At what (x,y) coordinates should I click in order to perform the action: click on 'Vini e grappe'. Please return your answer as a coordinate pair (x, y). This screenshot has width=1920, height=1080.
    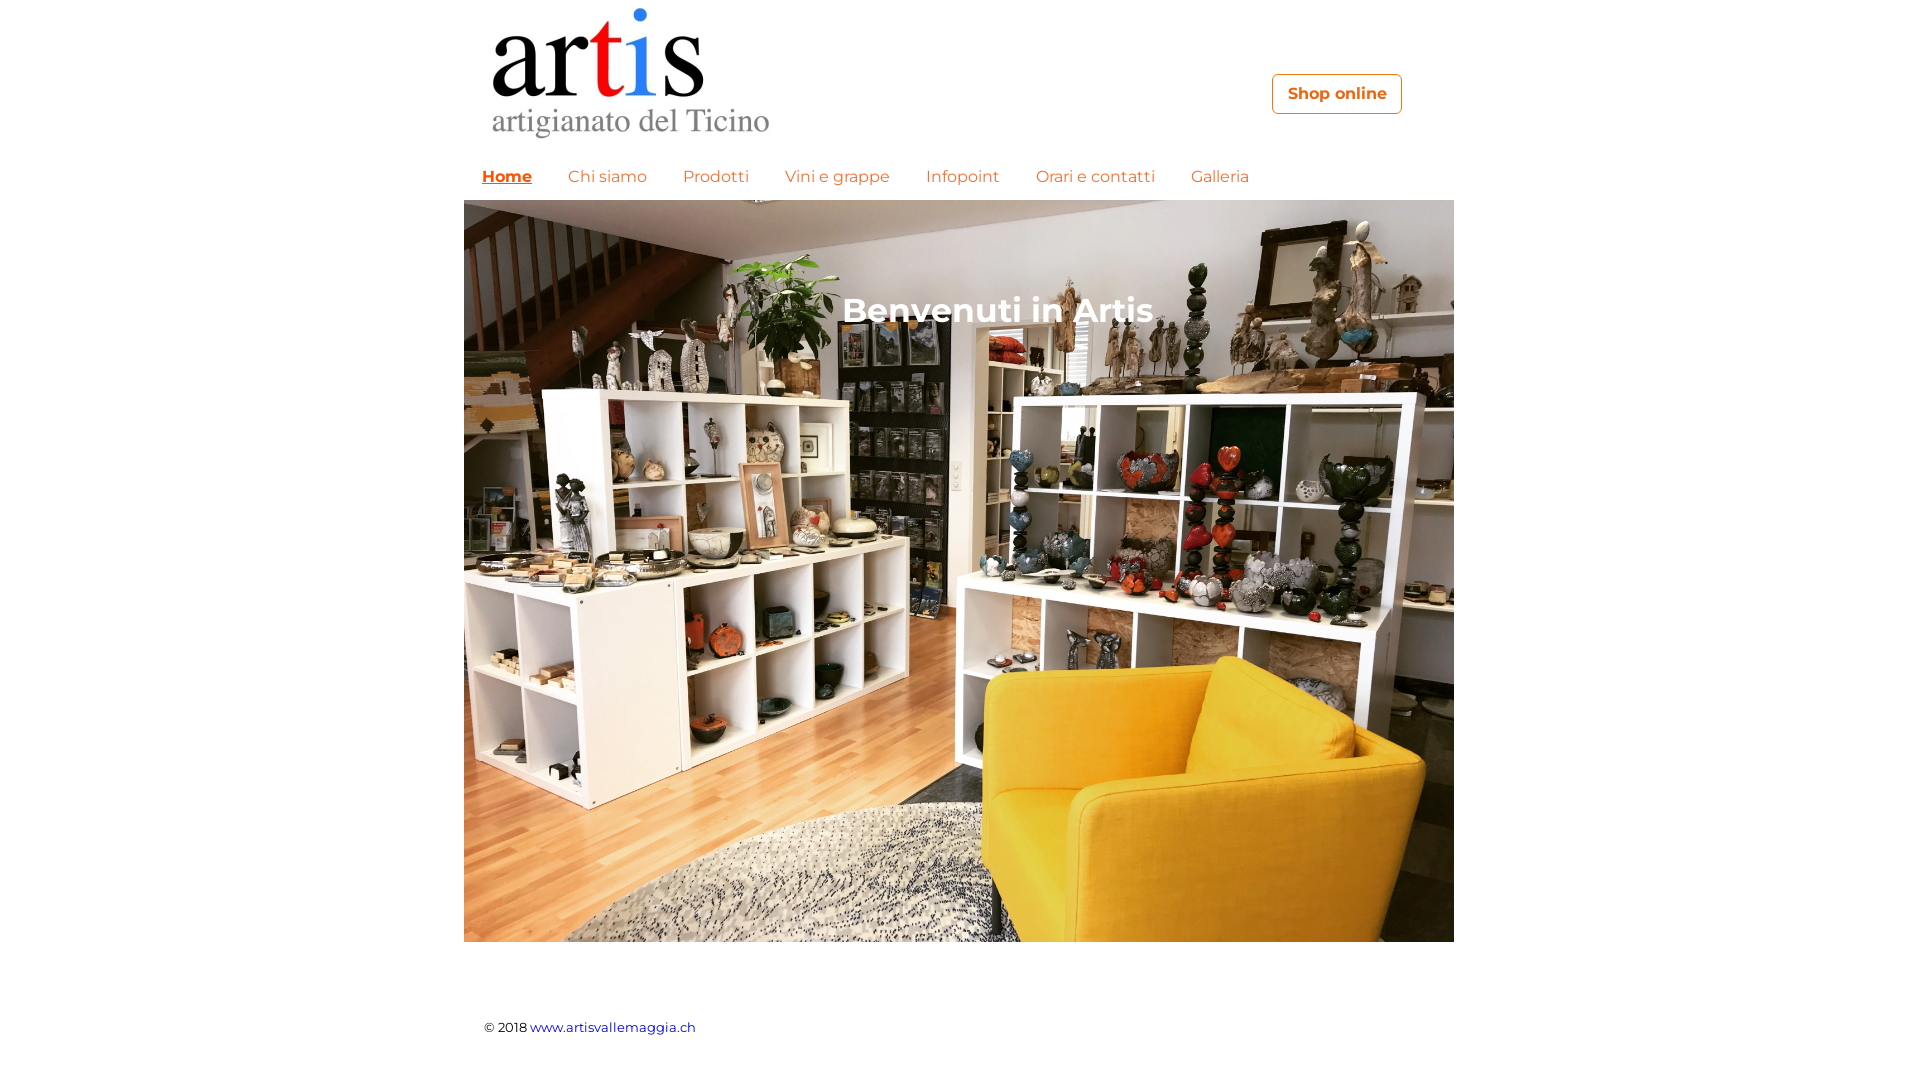
    Looking at the image, I should click on (837, 176).